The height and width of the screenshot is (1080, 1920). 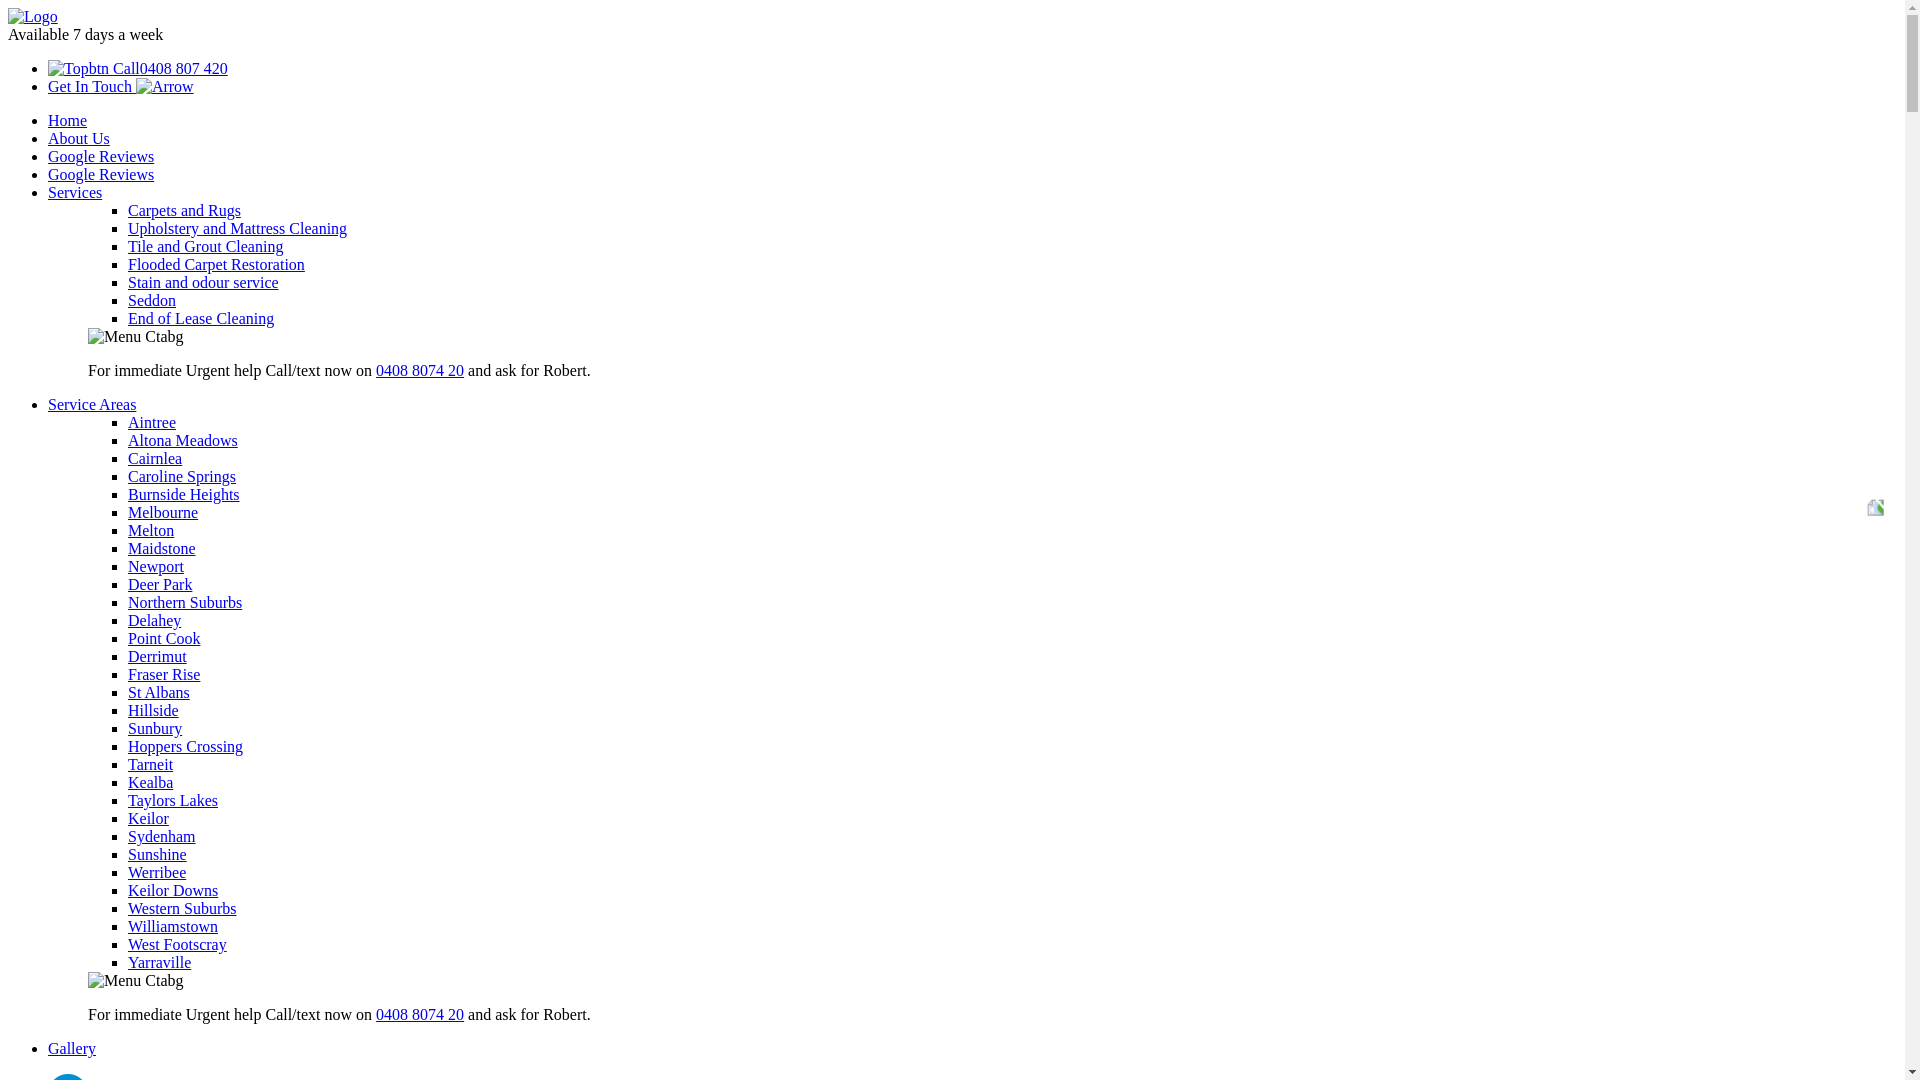 I want to click on 'End of Lease Cleaning', so click(x=201, y=317).